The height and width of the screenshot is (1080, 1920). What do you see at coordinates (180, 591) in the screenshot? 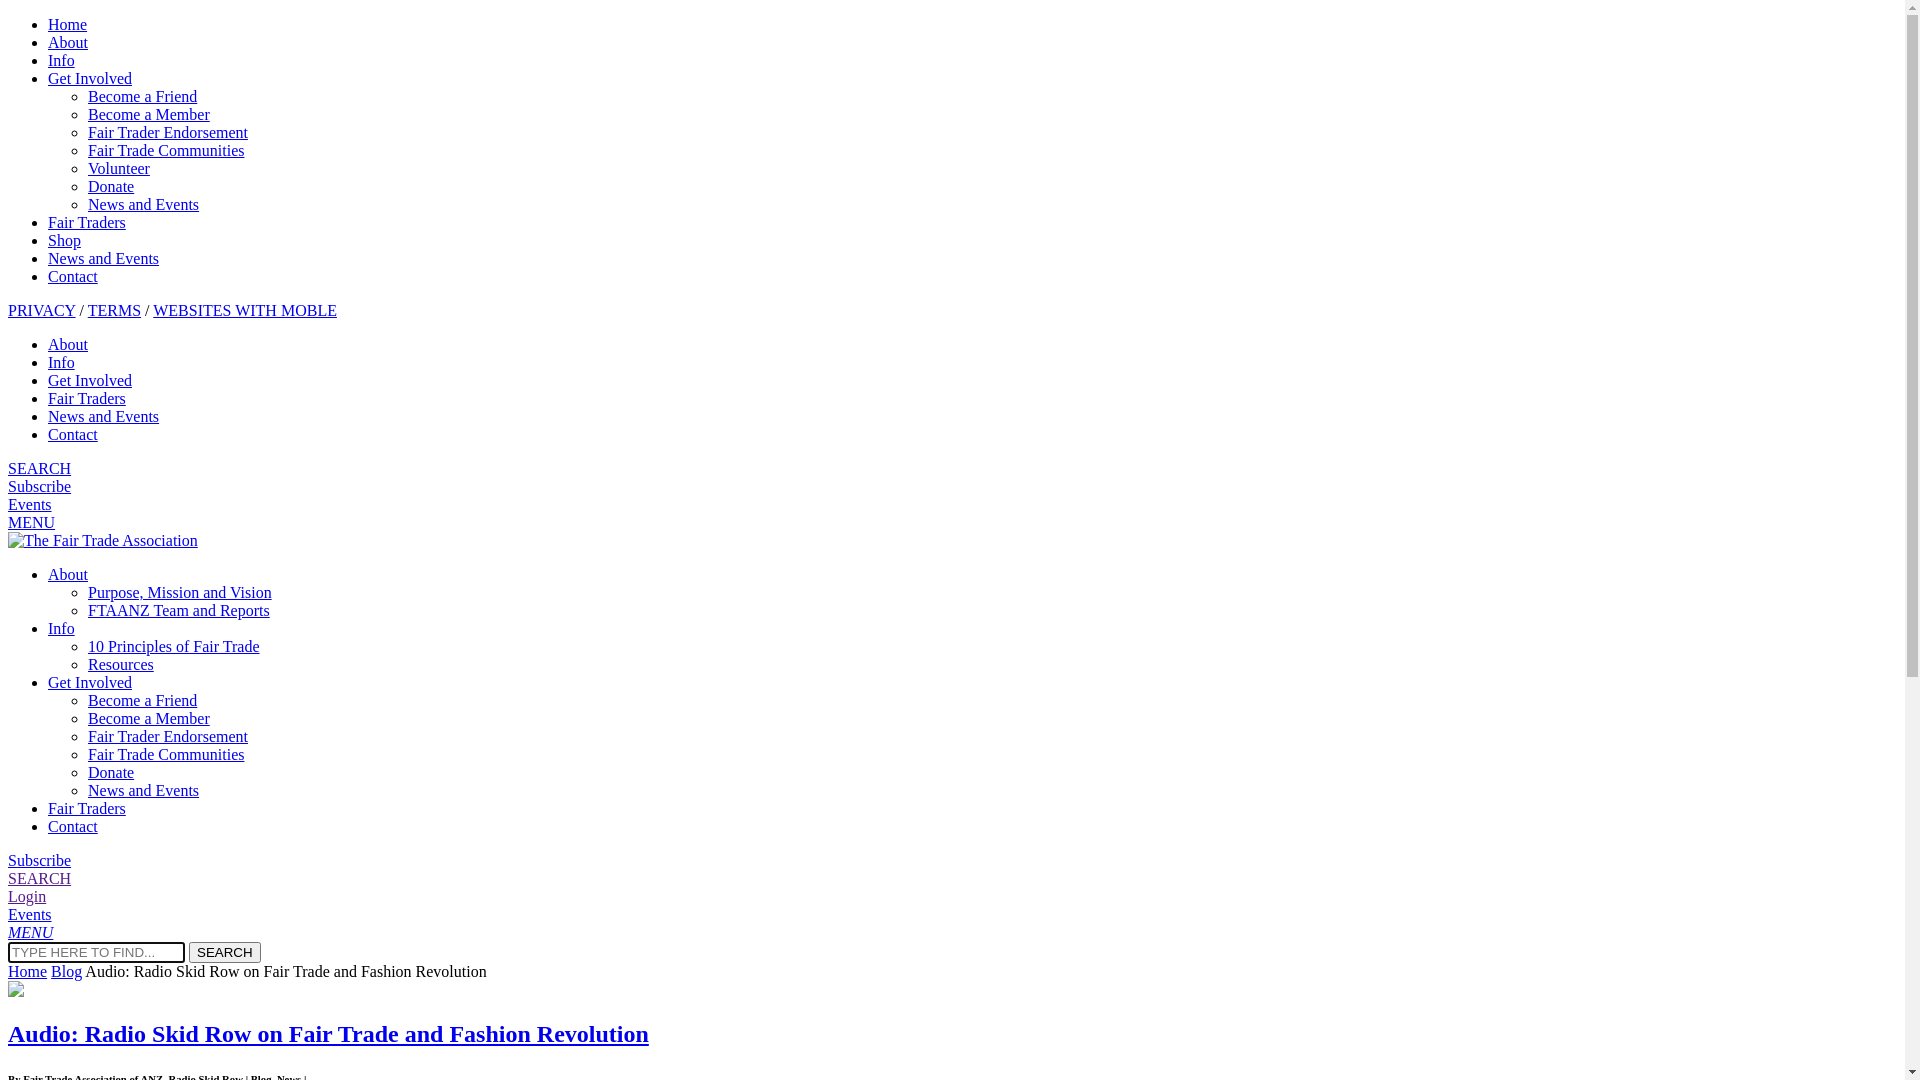
I see `'Purpose, Mission and Vision'` at bounding box center [180, 591].